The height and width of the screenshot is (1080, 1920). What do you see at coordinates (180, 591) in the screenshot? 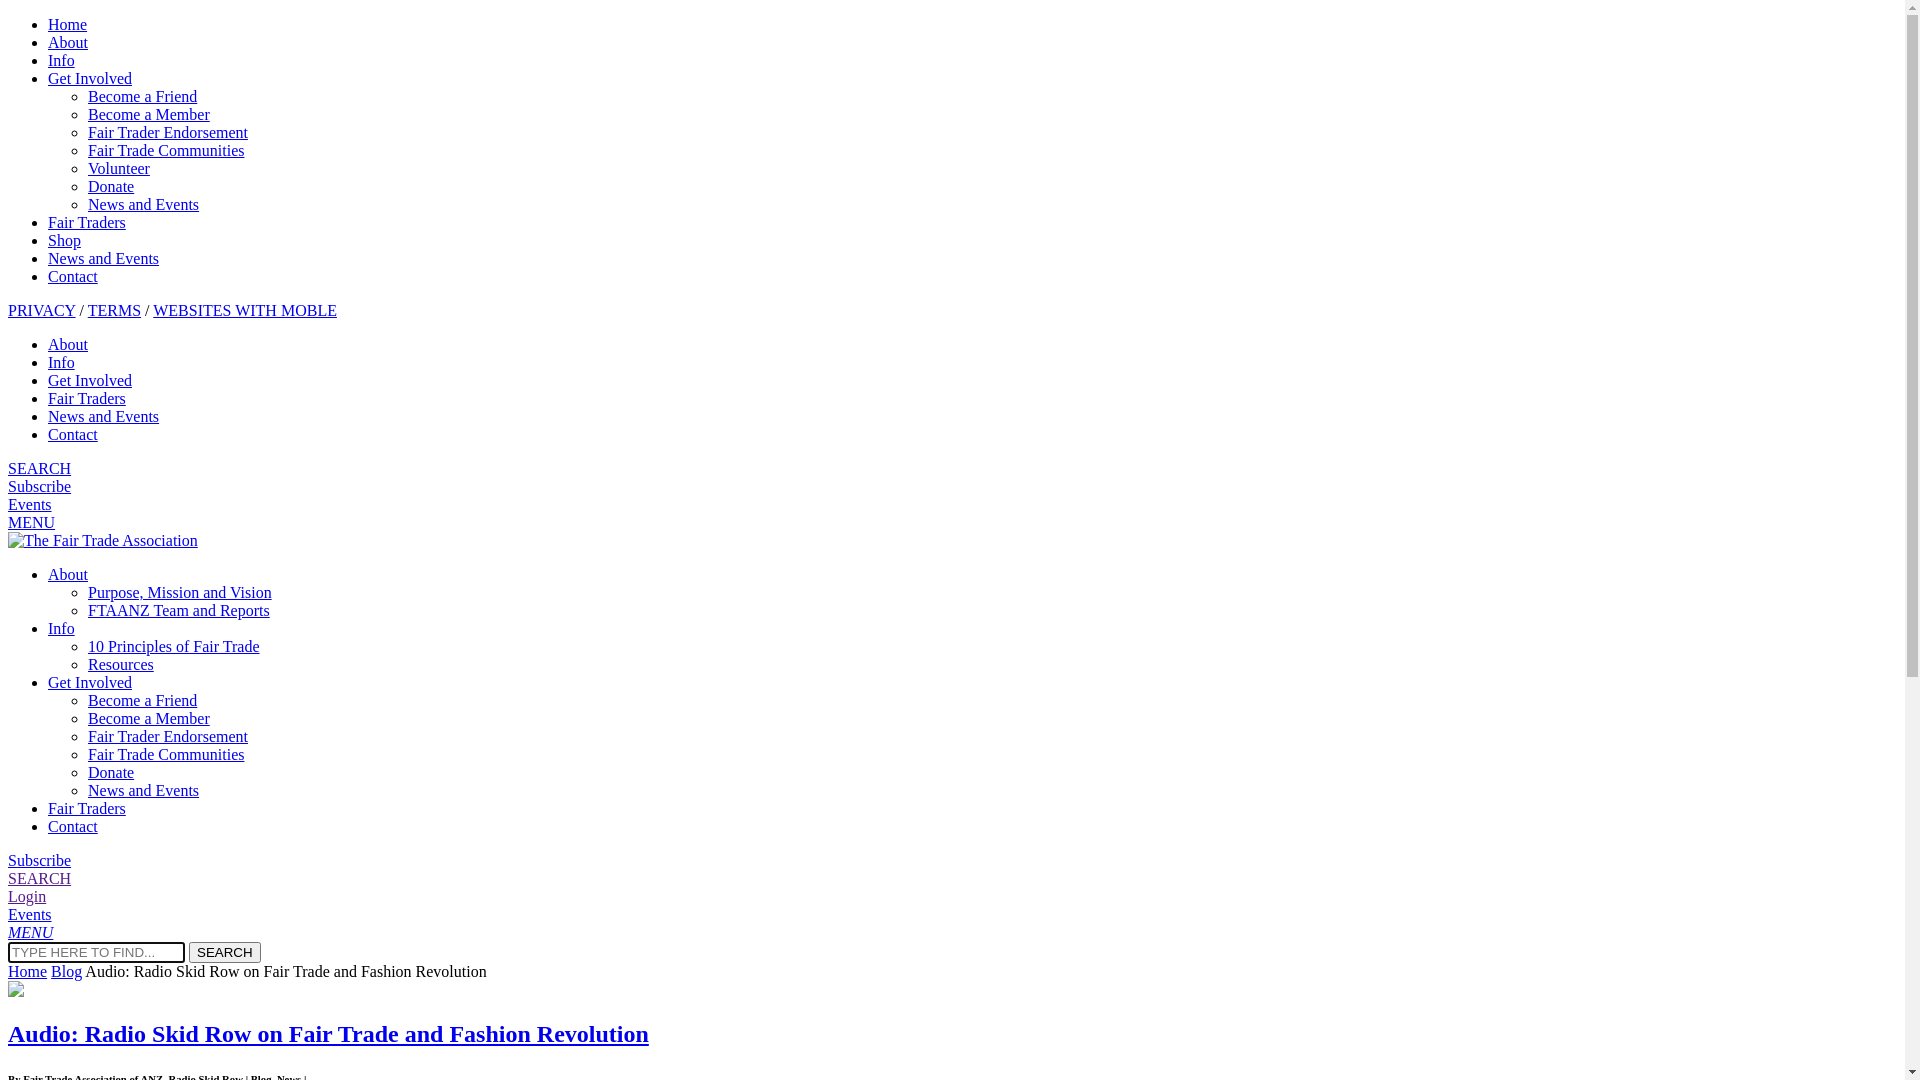
I see `'Purpose, Mission and Vision'` at bounding box center [180, 591].